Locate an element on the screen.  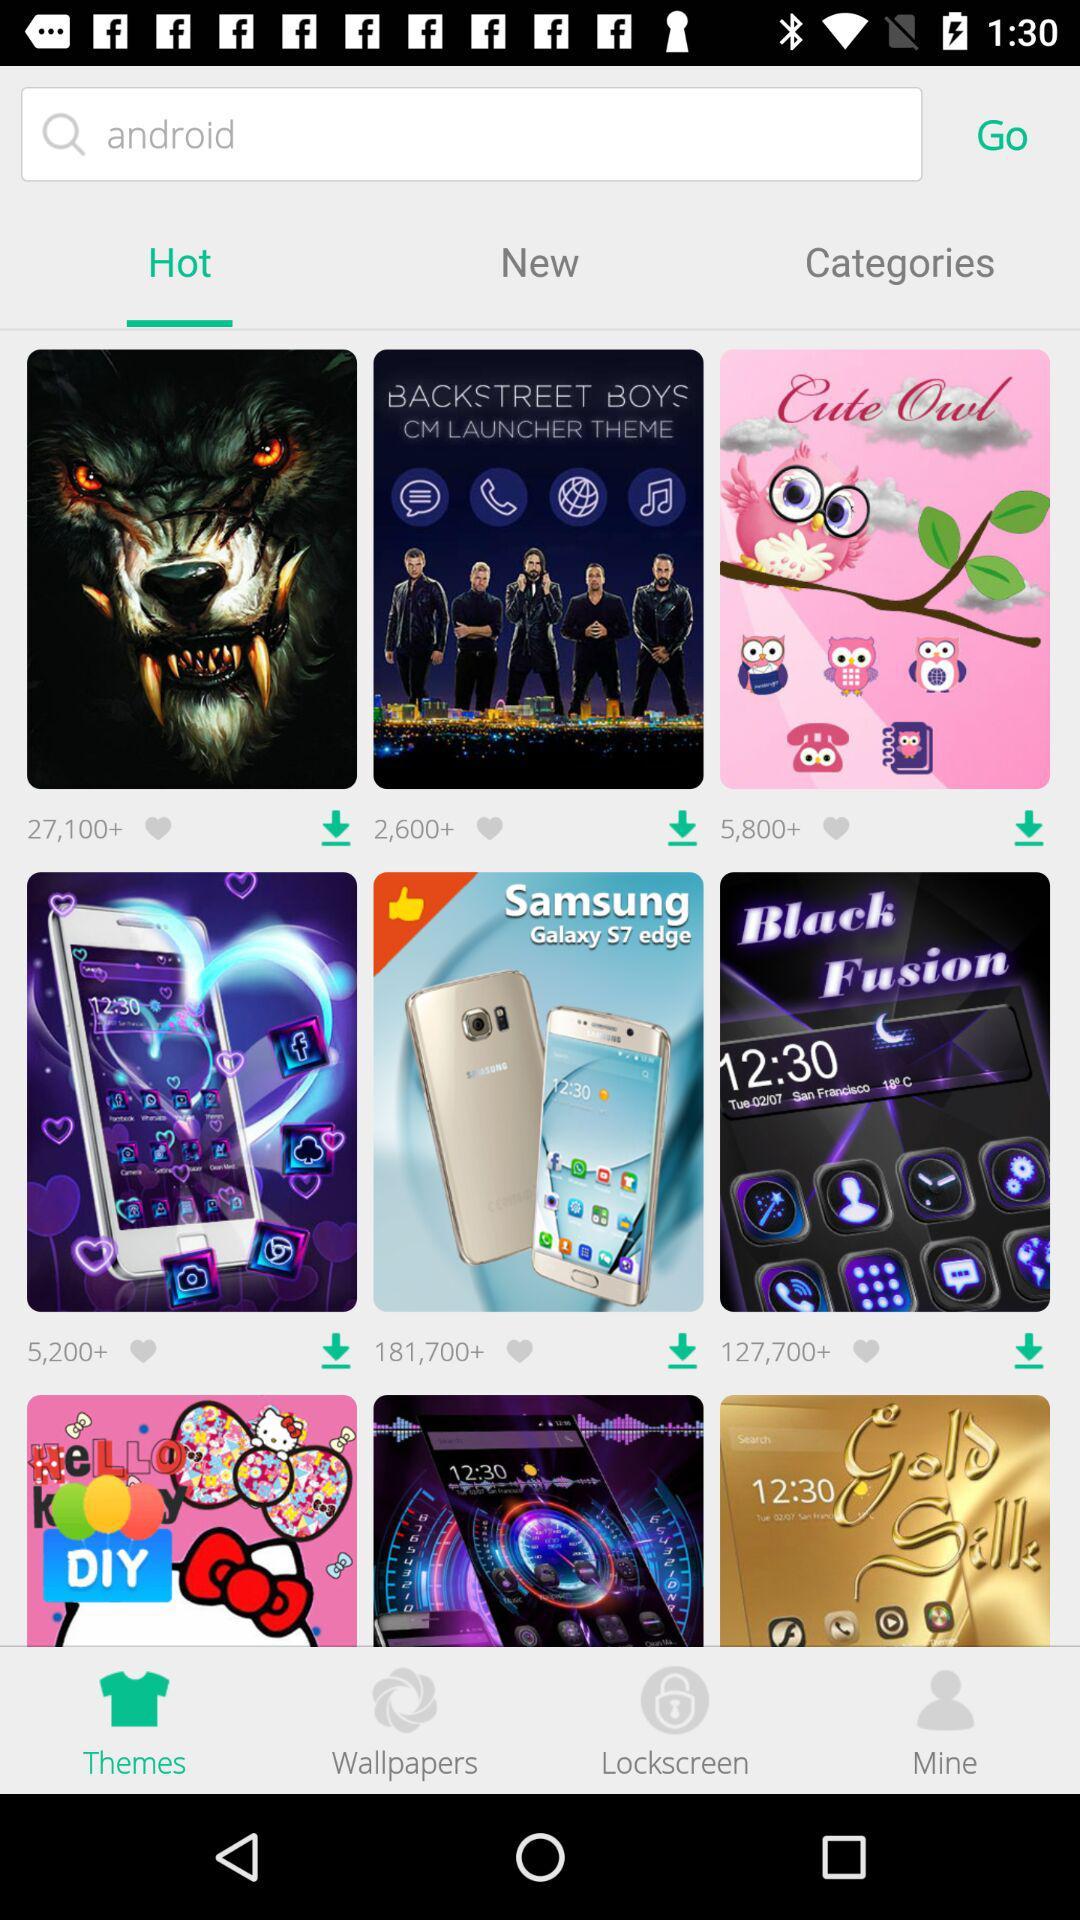
the search icon is located at coordinates (63, 133).